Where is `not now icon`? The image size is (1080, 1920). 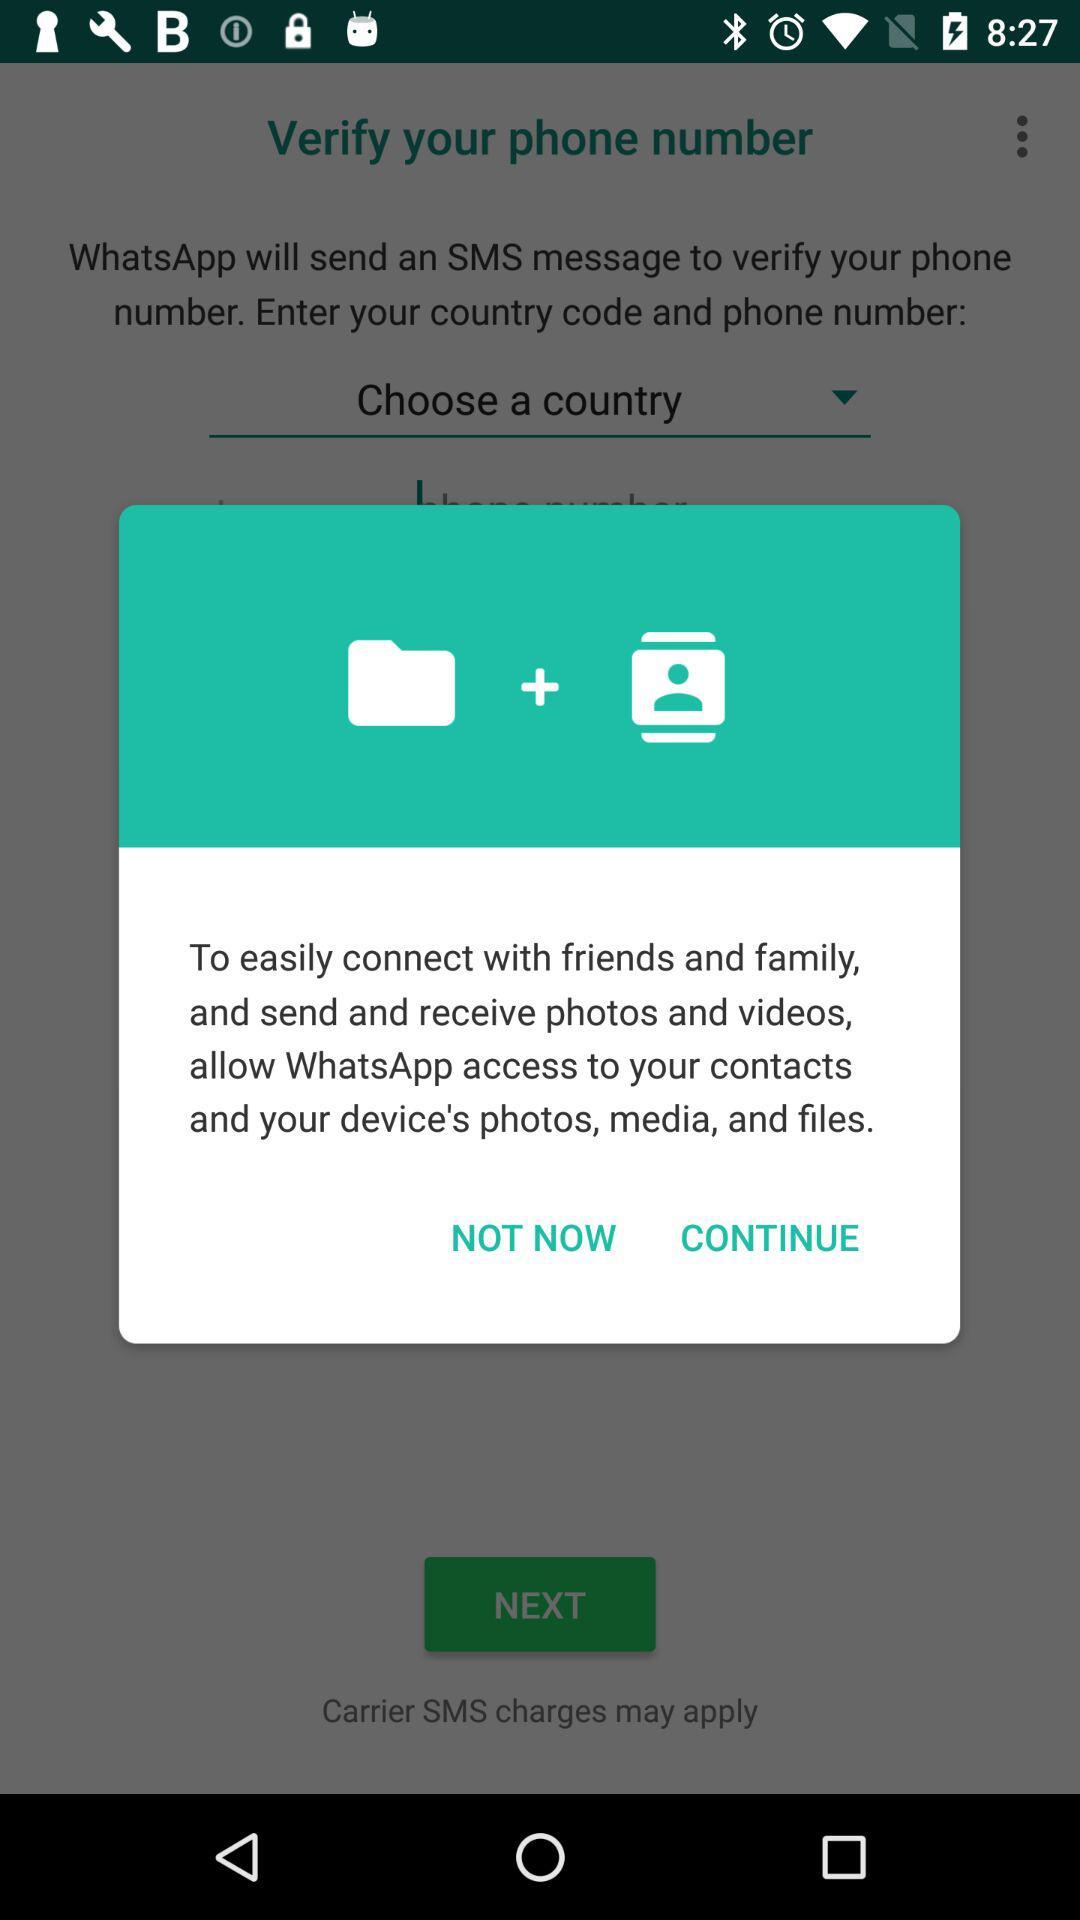 not now icon is located at coordinates (532, 1235).